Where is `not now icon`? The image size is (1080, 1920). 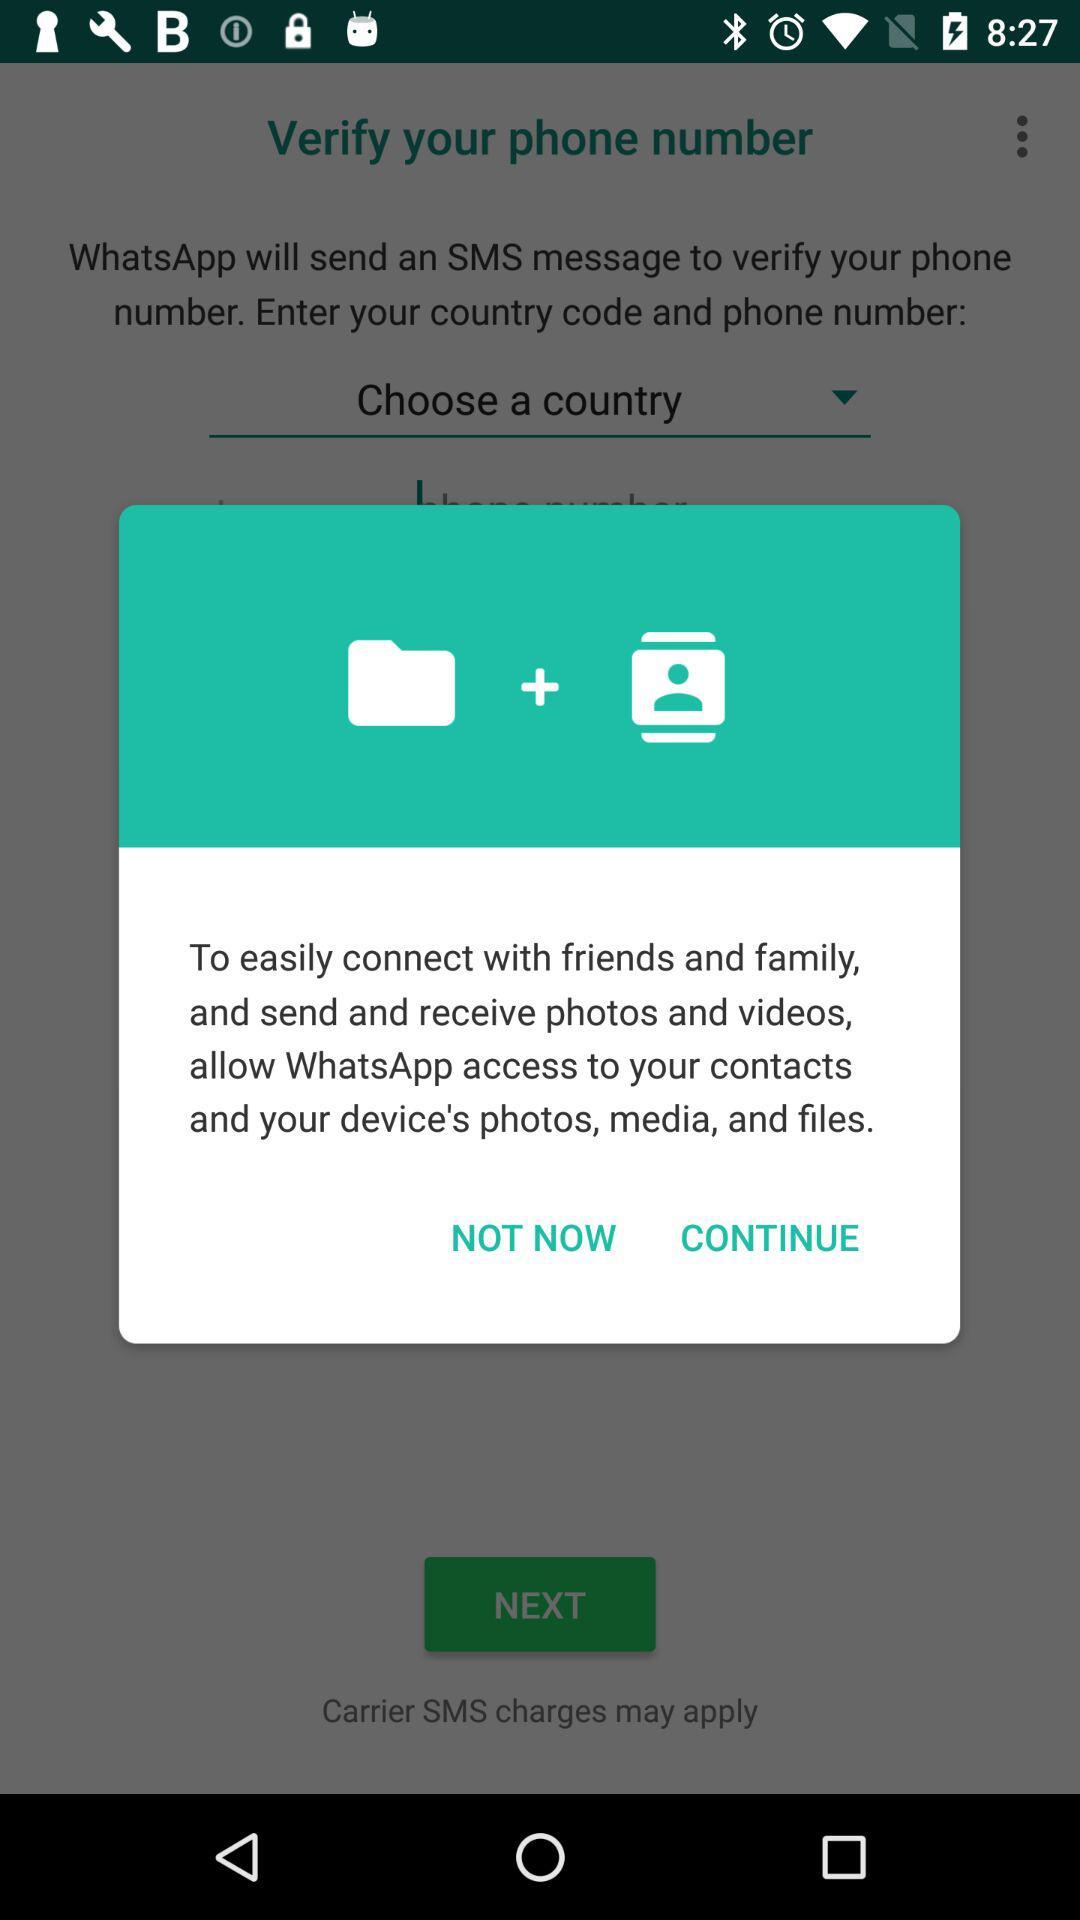 not now icon is located at coordinates (532, 1235).